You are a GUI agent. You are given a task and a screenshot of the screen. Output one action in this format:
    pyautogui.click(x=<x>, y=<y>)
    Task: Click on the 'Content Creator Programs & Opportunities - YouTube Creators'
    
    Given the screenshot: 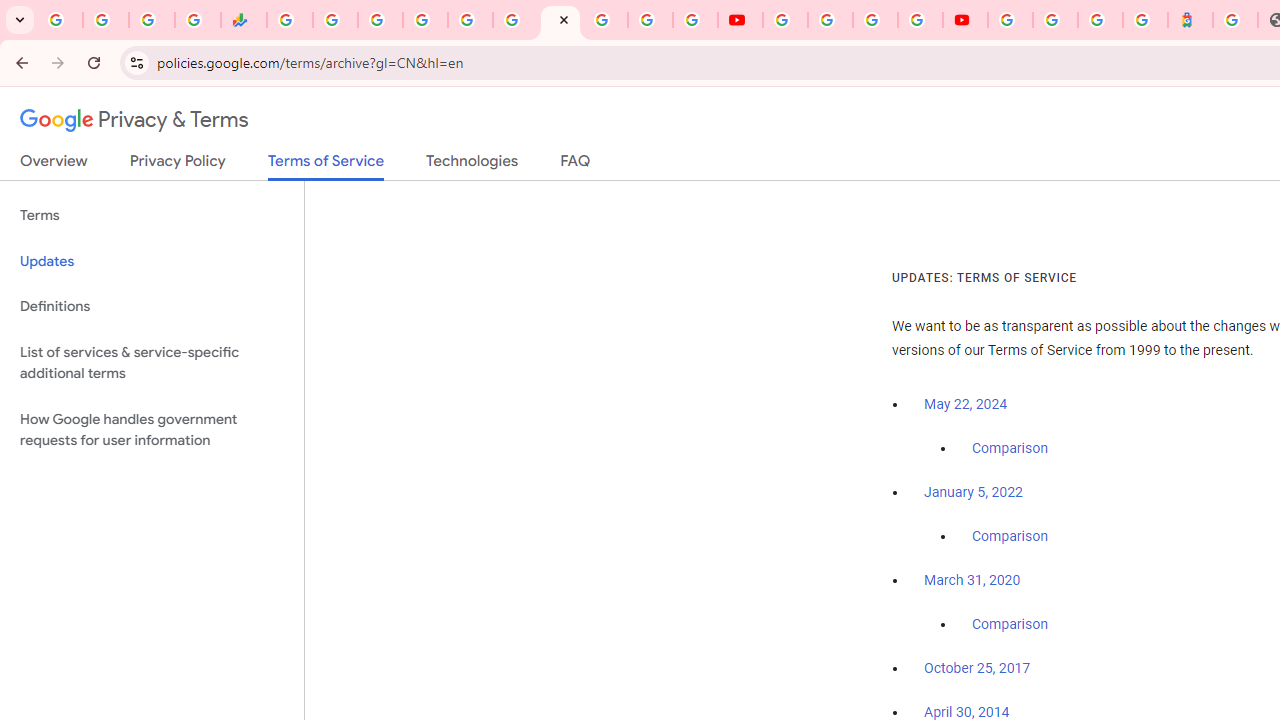 What is the action you would take?
    pyautogui.click(x=965, y=20)
    